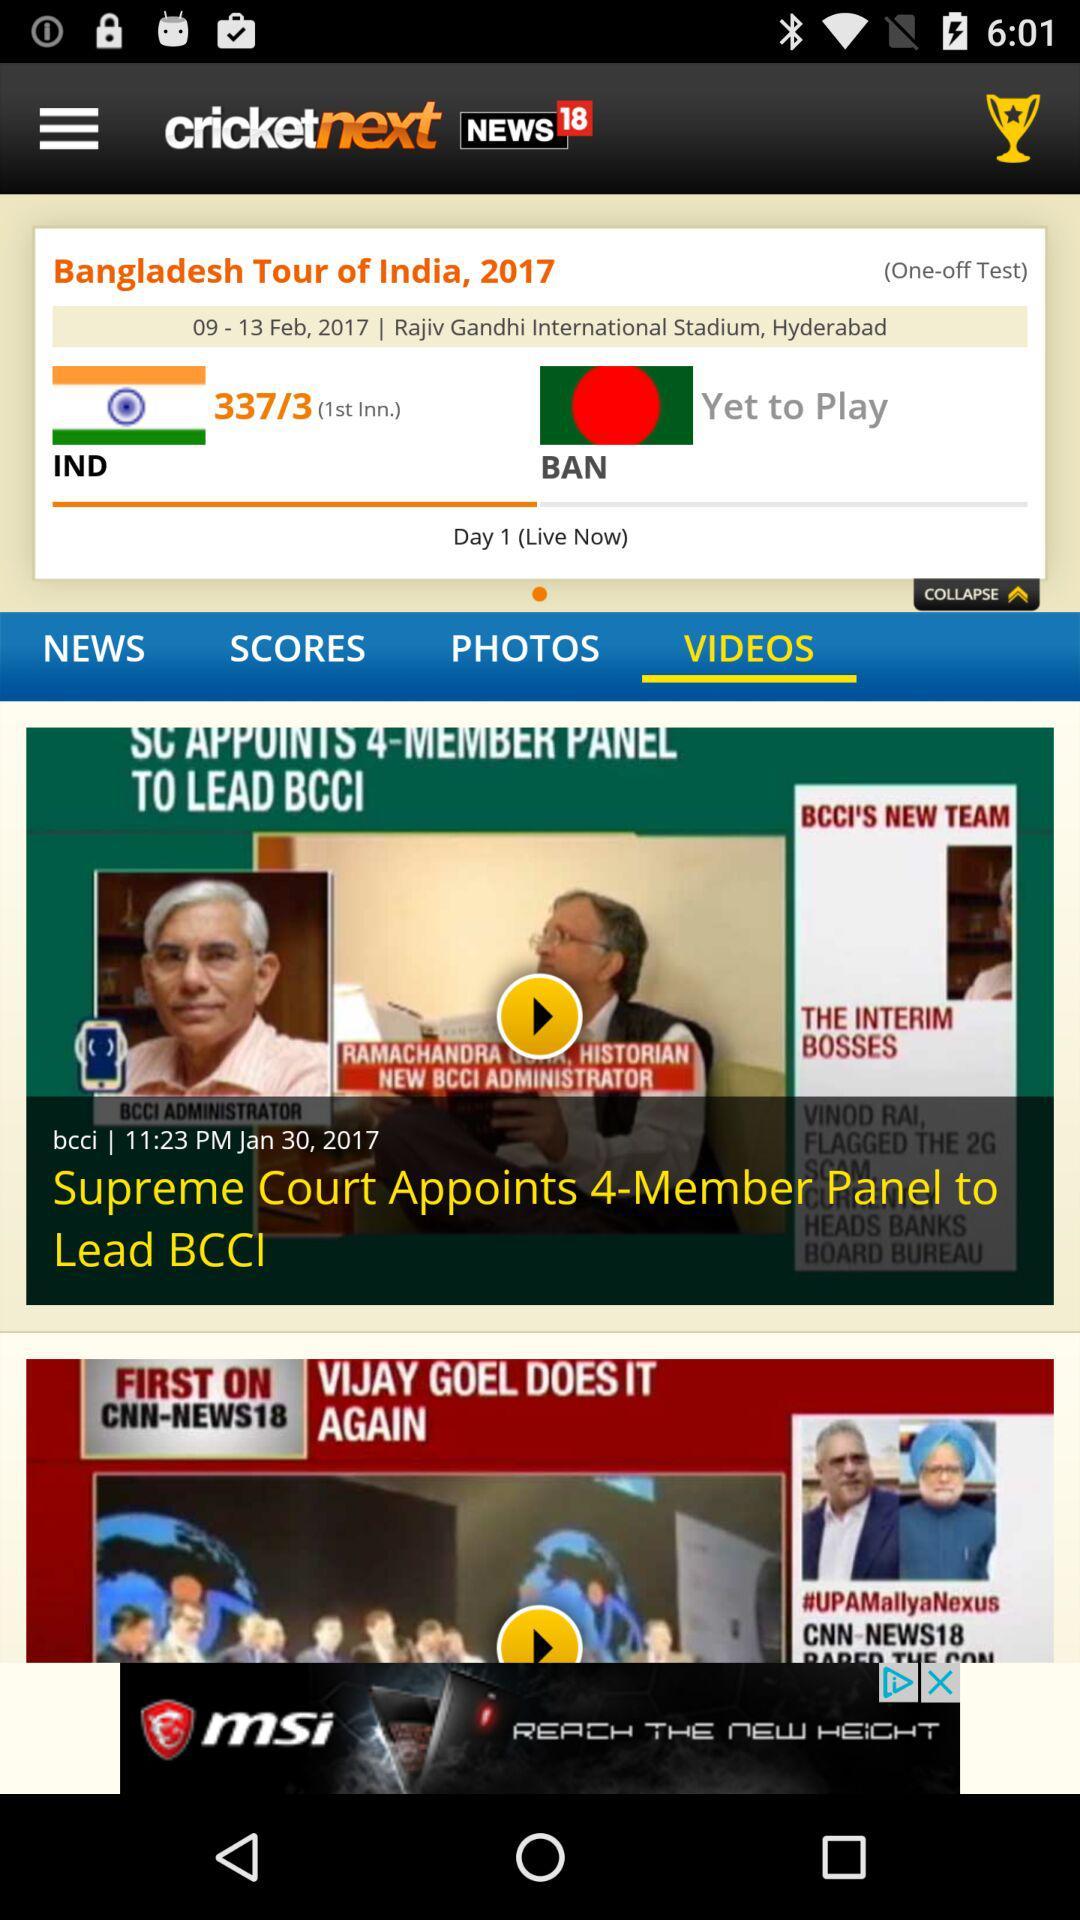 The height and width of the screenshot is (1920, 1080). What do you see at coordinates (68, 136) in the screenshot?
I see `the menu icon` at bounding box center [68, 136].